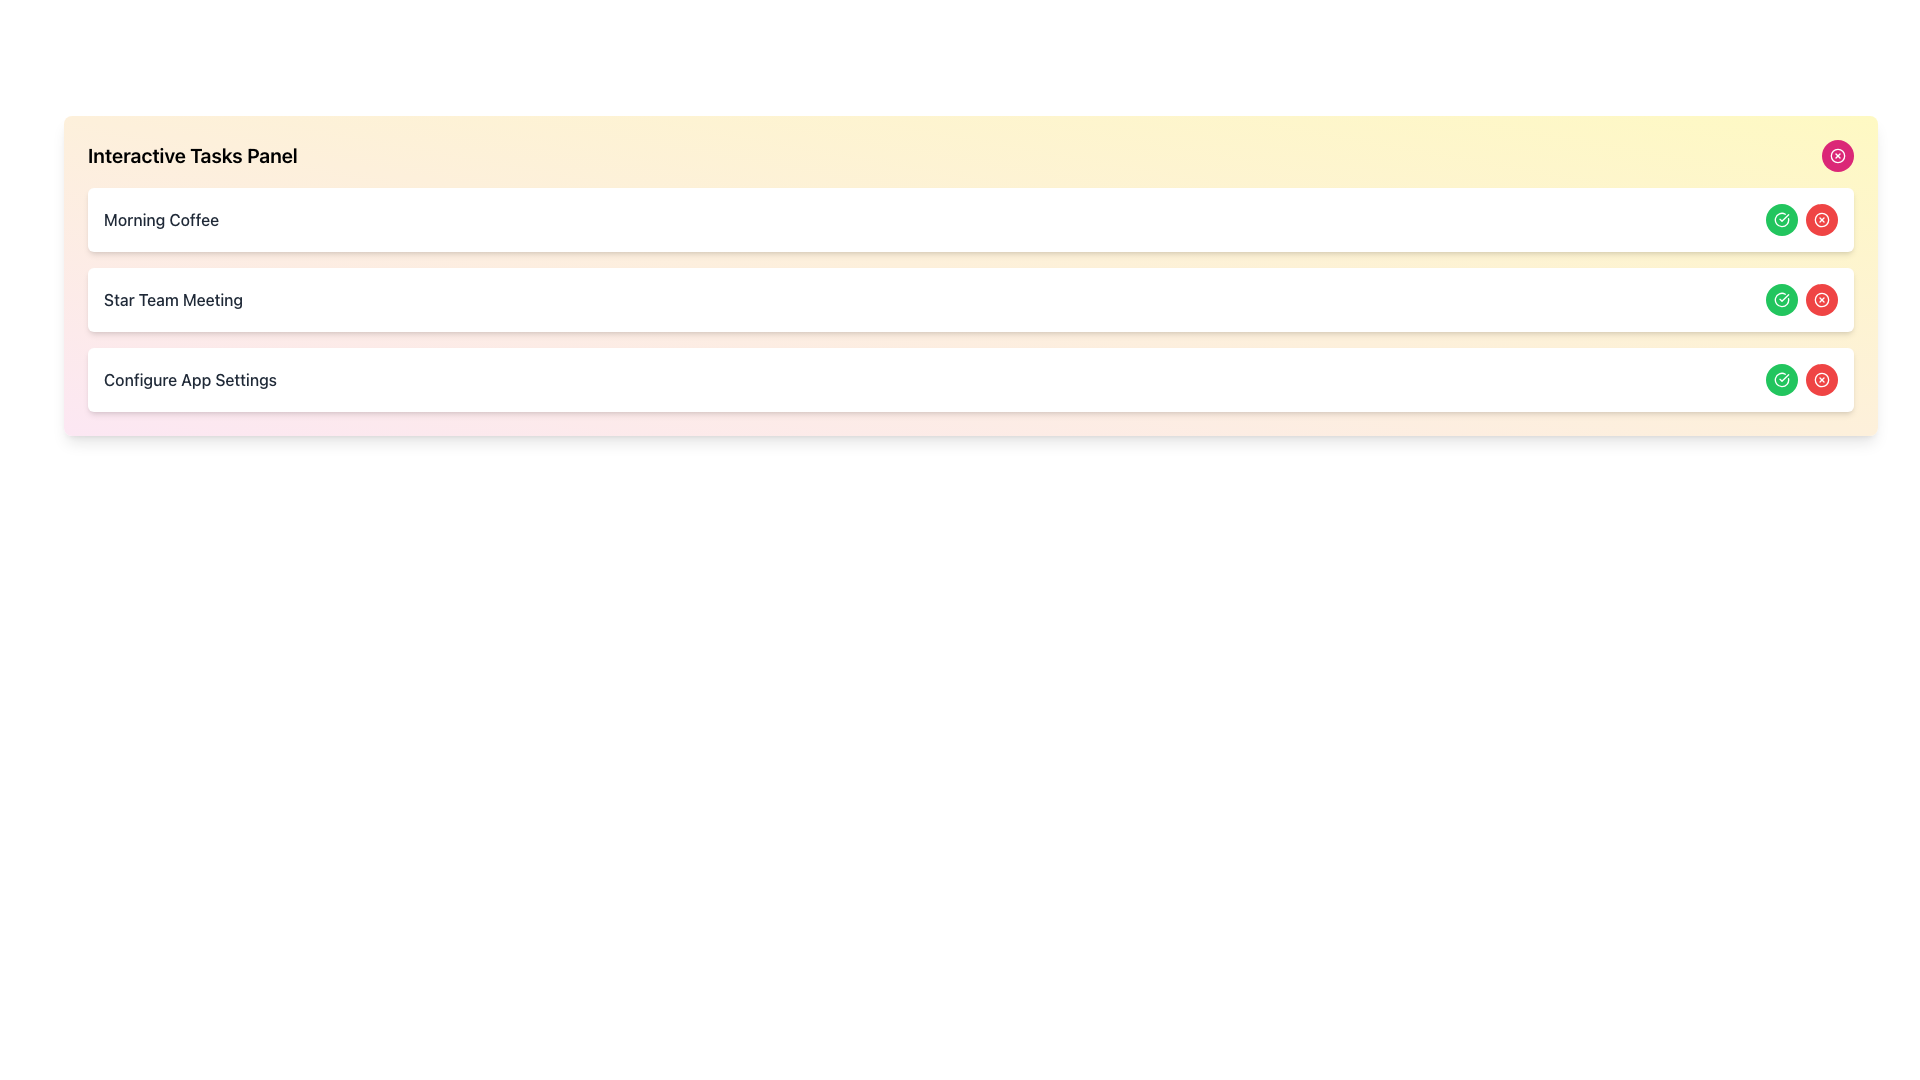 The height and width of the screenshot is (1080, 1920). I want to click on the delete button for the 'Morning Coffee' task, which is the second button in its group located to the right of the green button, so click(1822, 219).